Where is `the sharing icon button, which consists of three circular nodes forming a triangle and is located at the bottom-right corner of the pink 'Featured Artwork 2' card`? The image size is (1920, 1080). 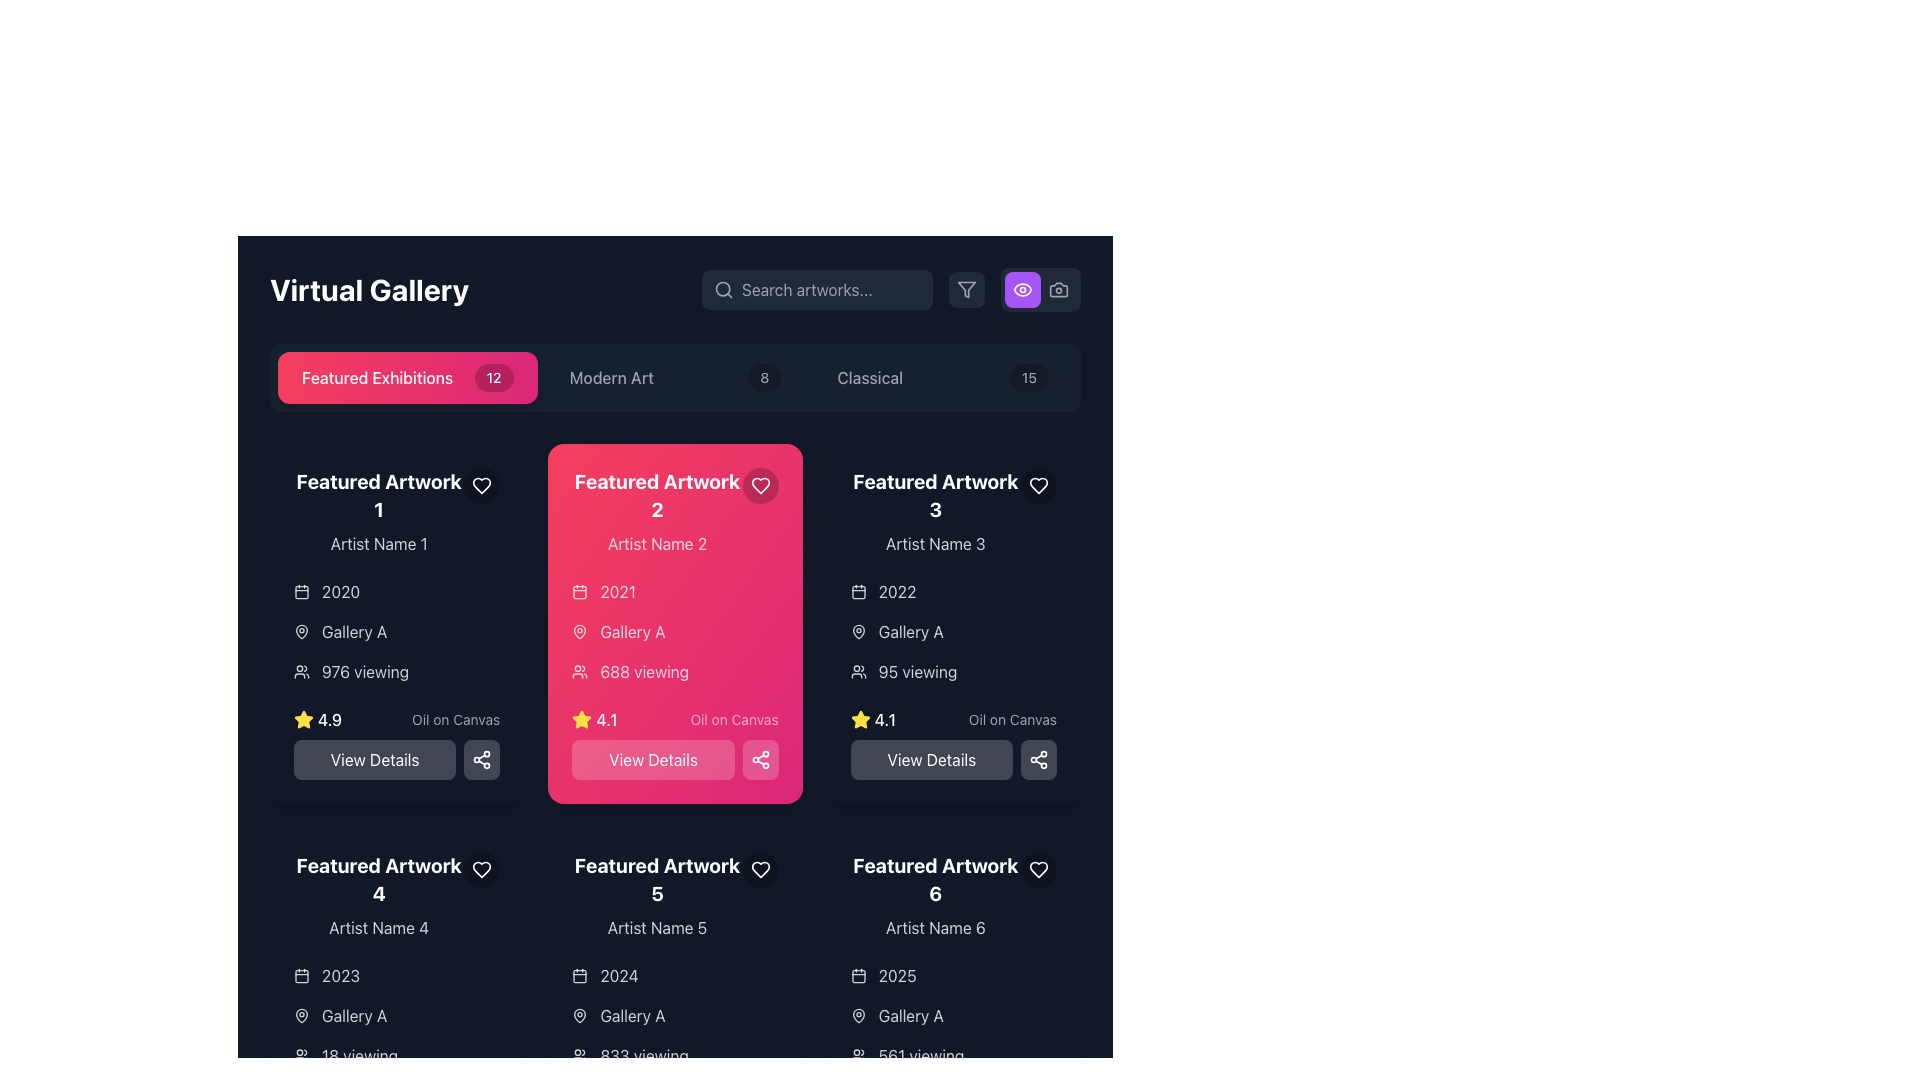 the sharing icon button, which consists of three circular nodes forming a triangle and is located at the bottom-right corner of the pink 'Featured Artwork 2' card is located at coordinates (759, 759).